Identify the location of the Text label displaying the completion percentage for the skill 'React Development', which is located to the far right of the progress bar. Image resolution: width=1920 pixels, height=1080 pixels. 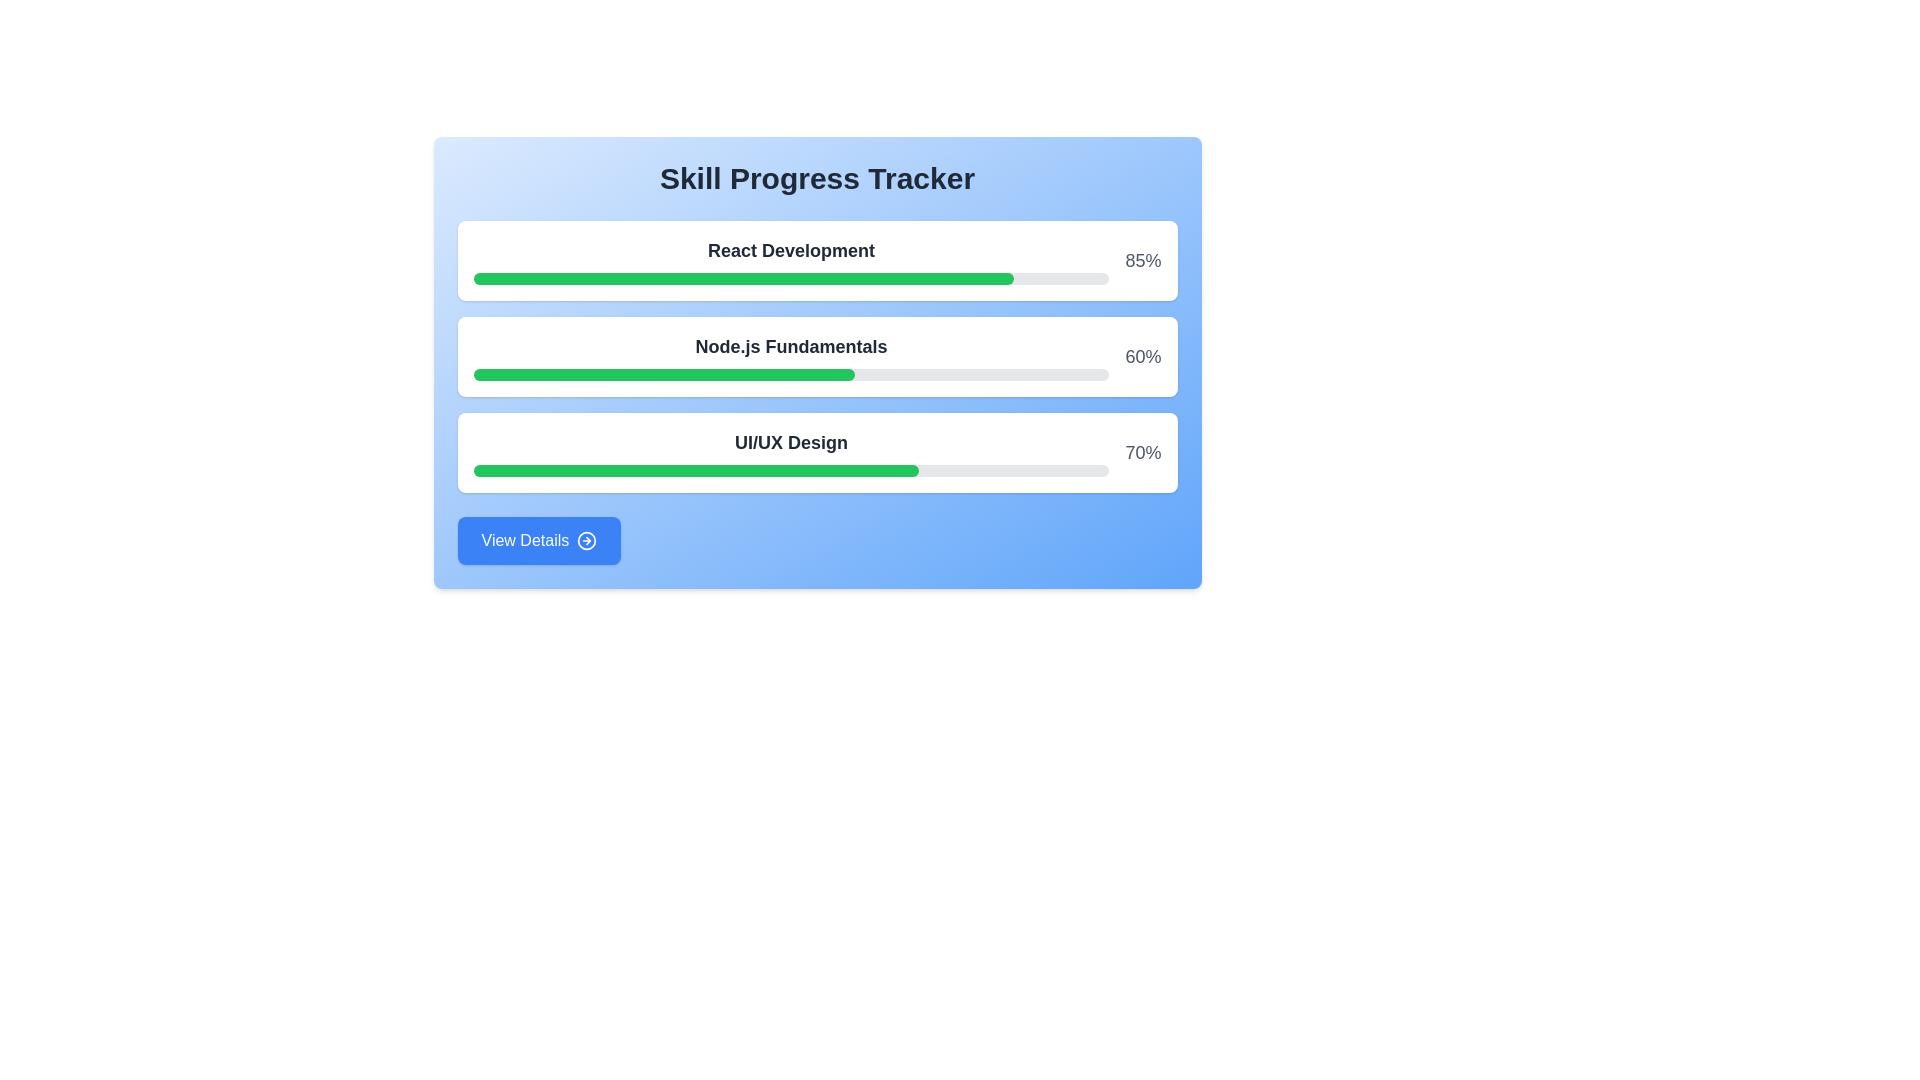
(1143, 260).